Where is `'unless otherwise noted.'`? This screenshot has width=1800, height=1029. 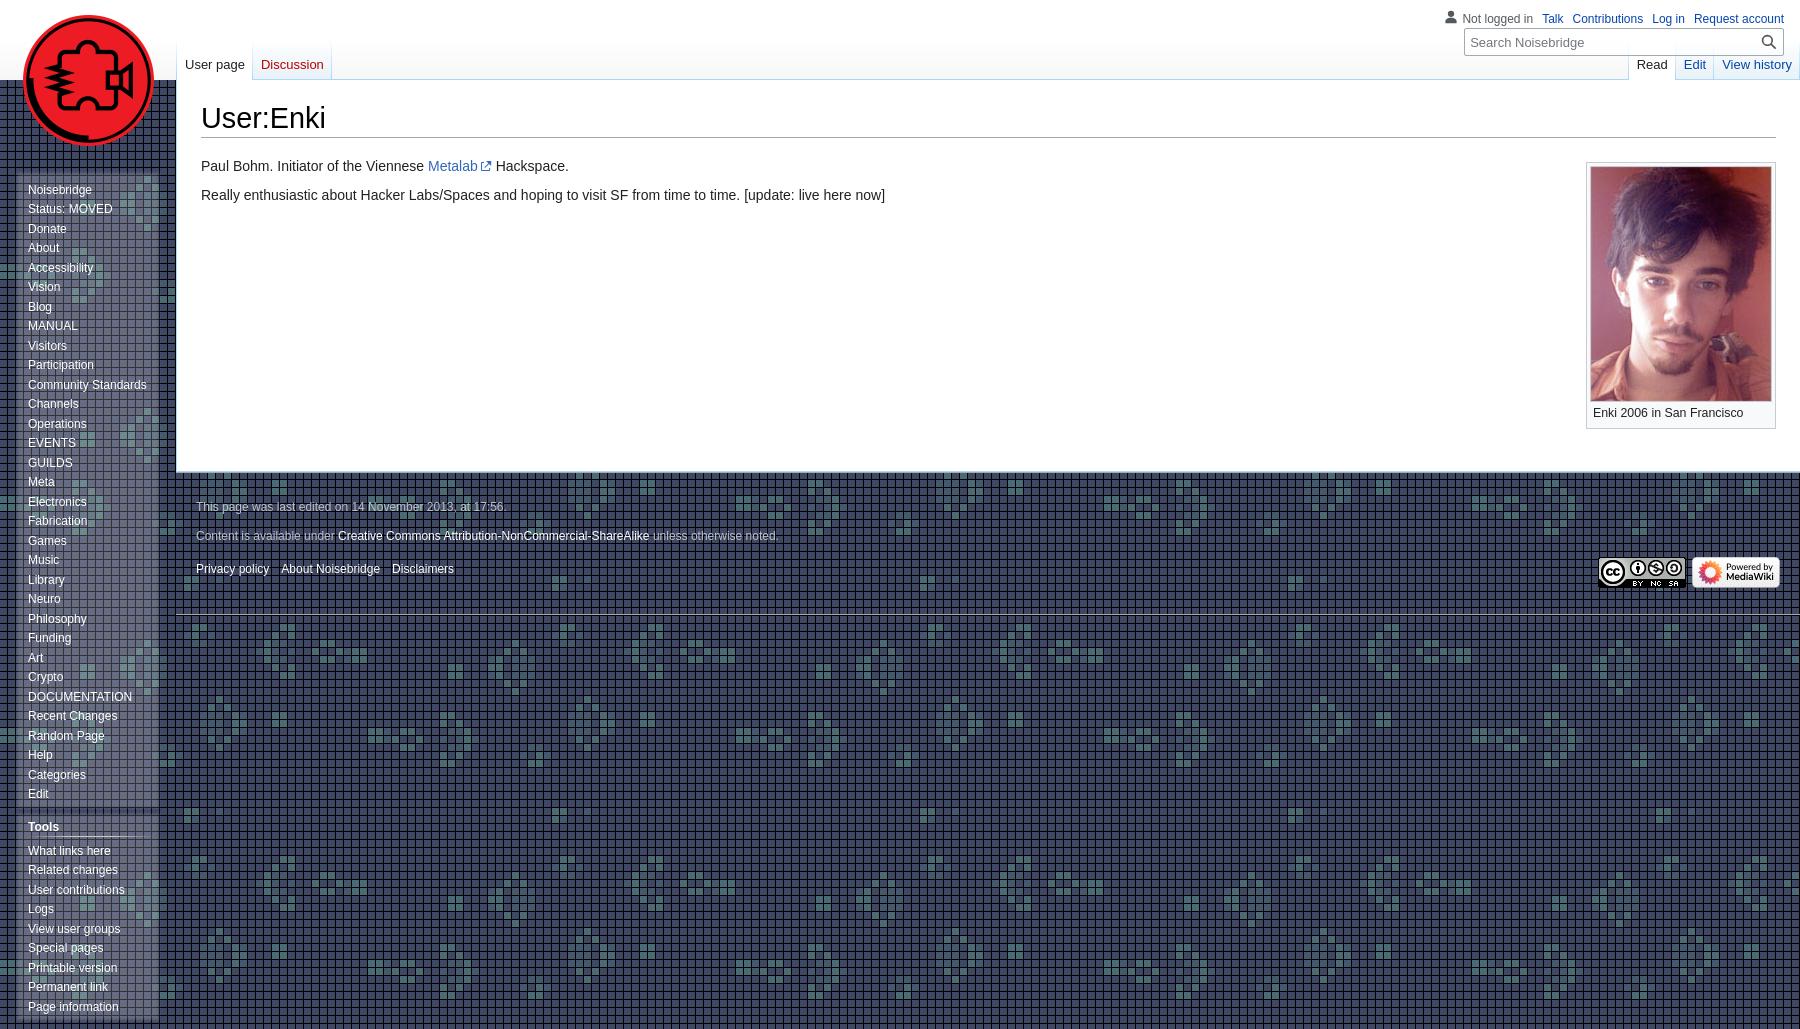
'unless otherwise noted.' is located at coordinates (712, 535).